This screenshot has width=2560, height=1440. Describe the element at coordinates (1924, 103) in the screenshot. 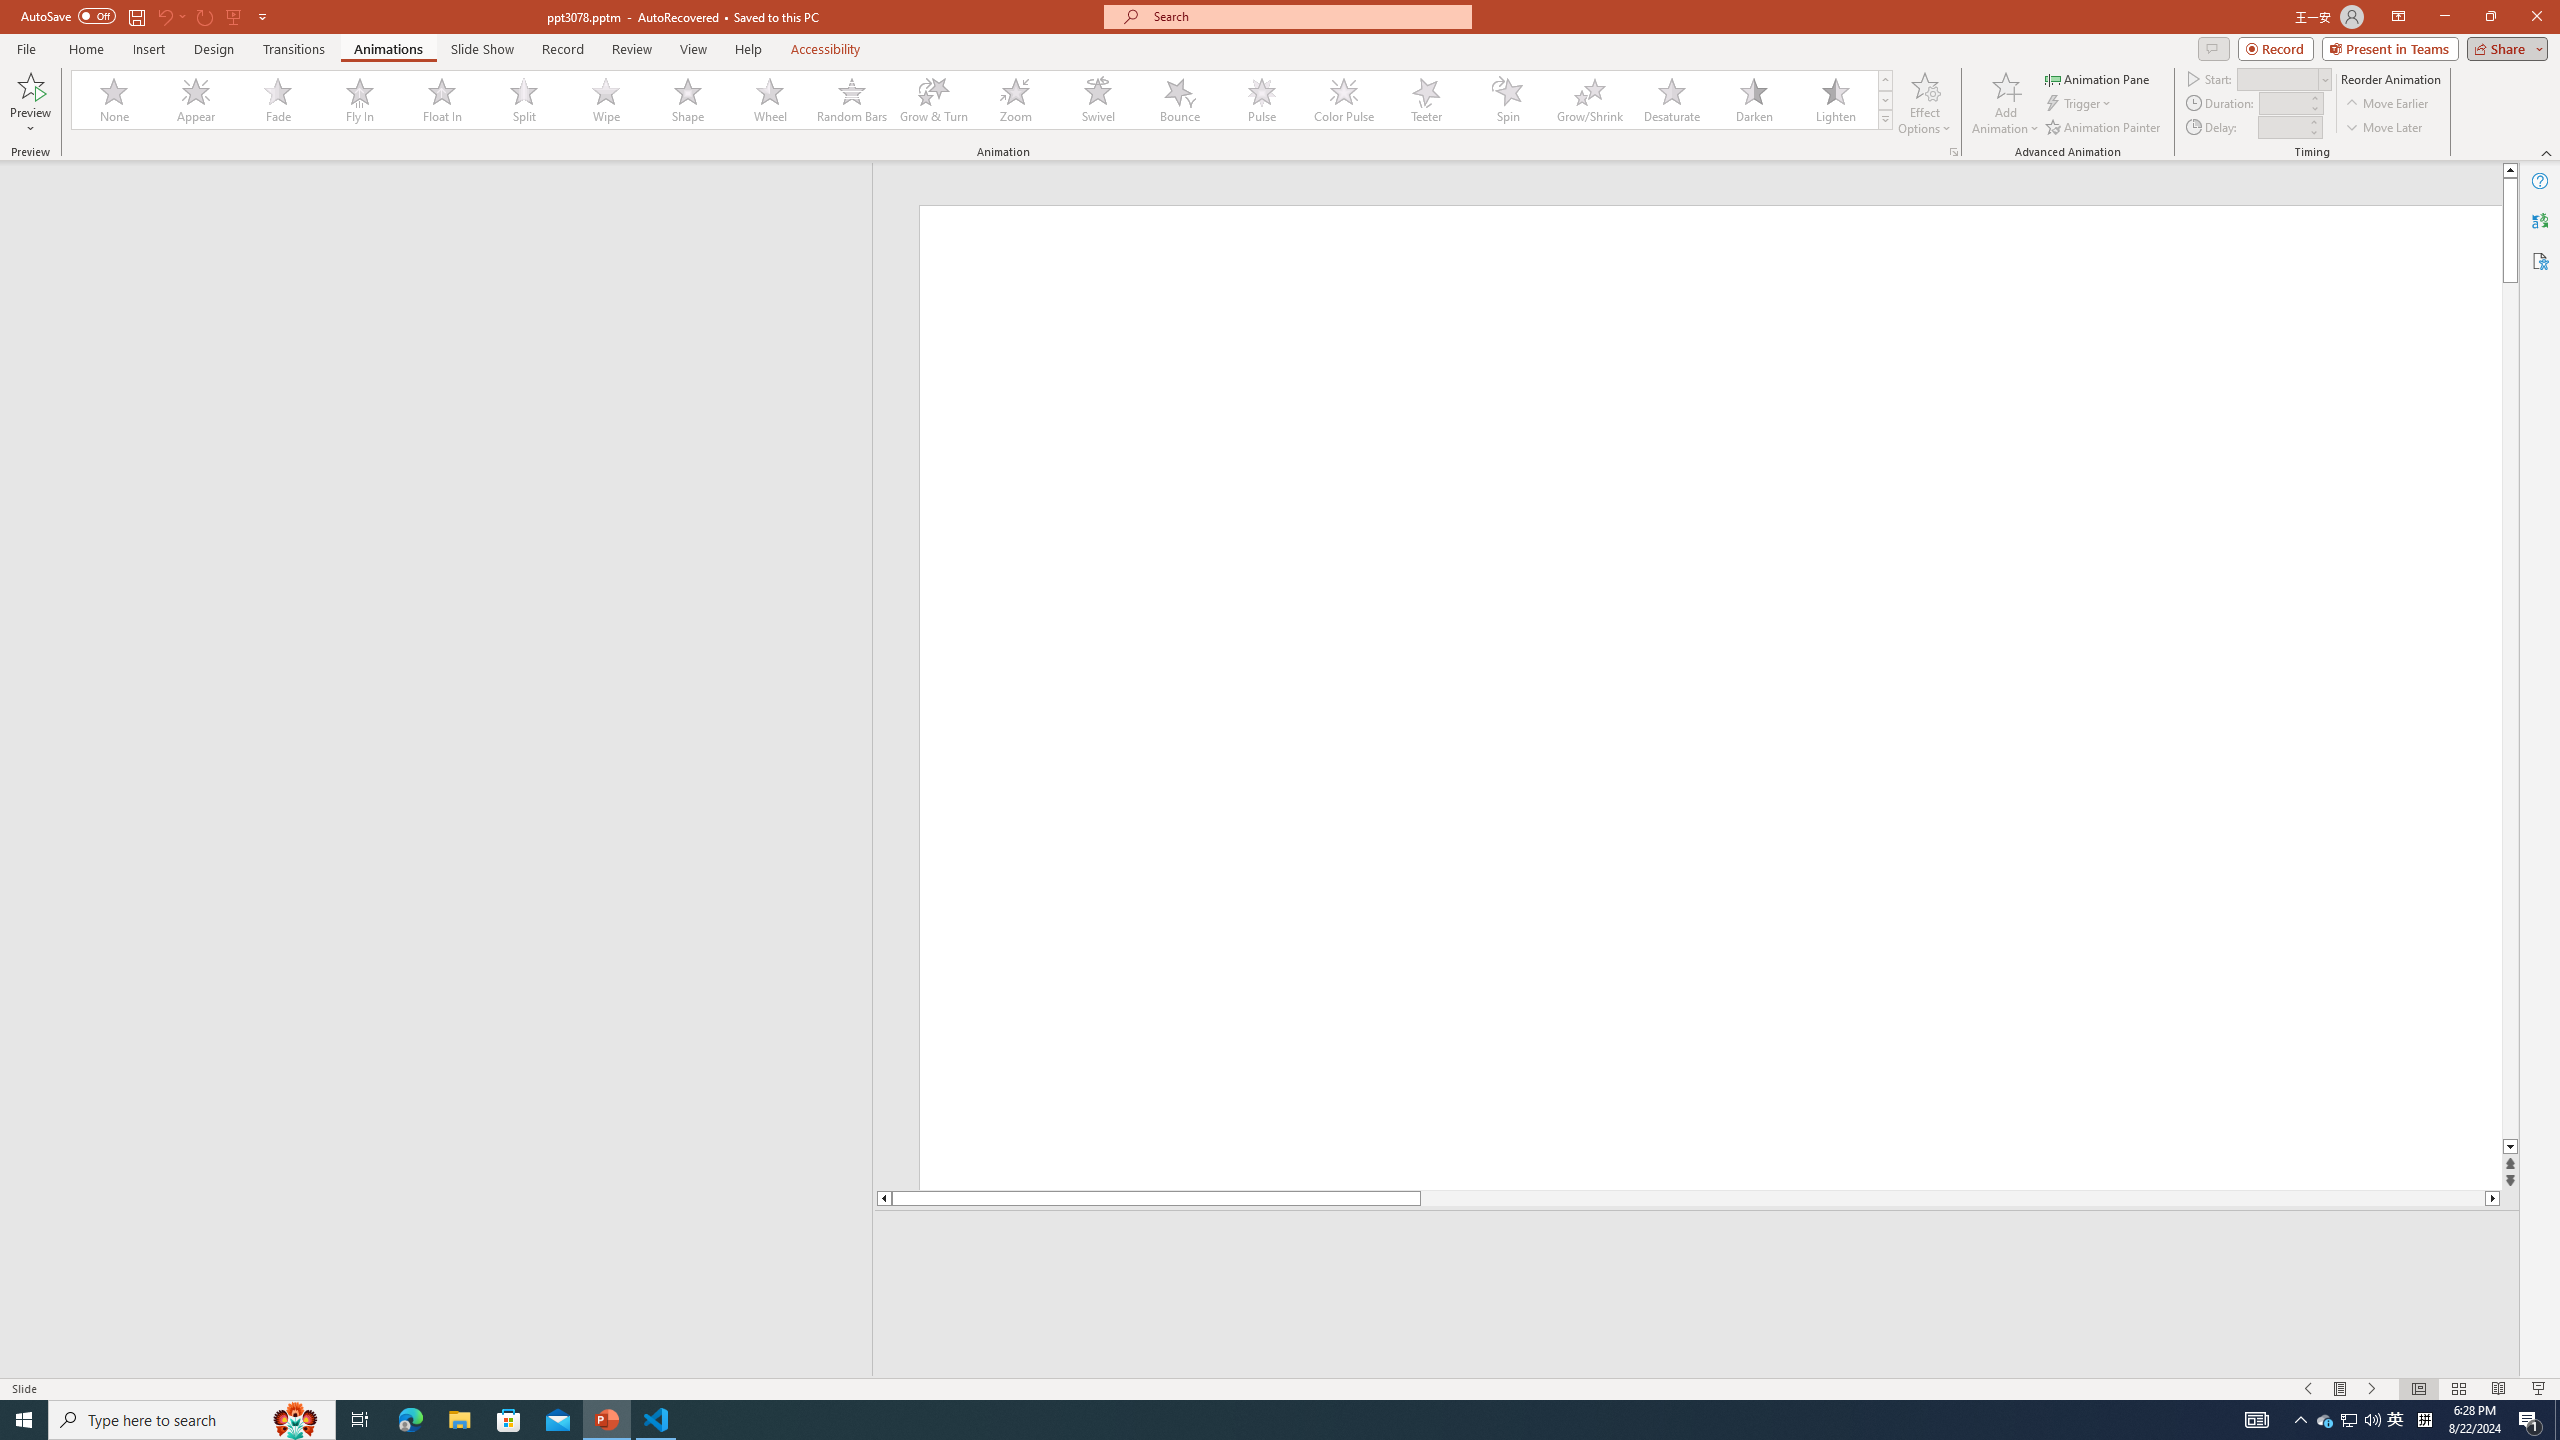

I see `'Effect Options'` at that location.